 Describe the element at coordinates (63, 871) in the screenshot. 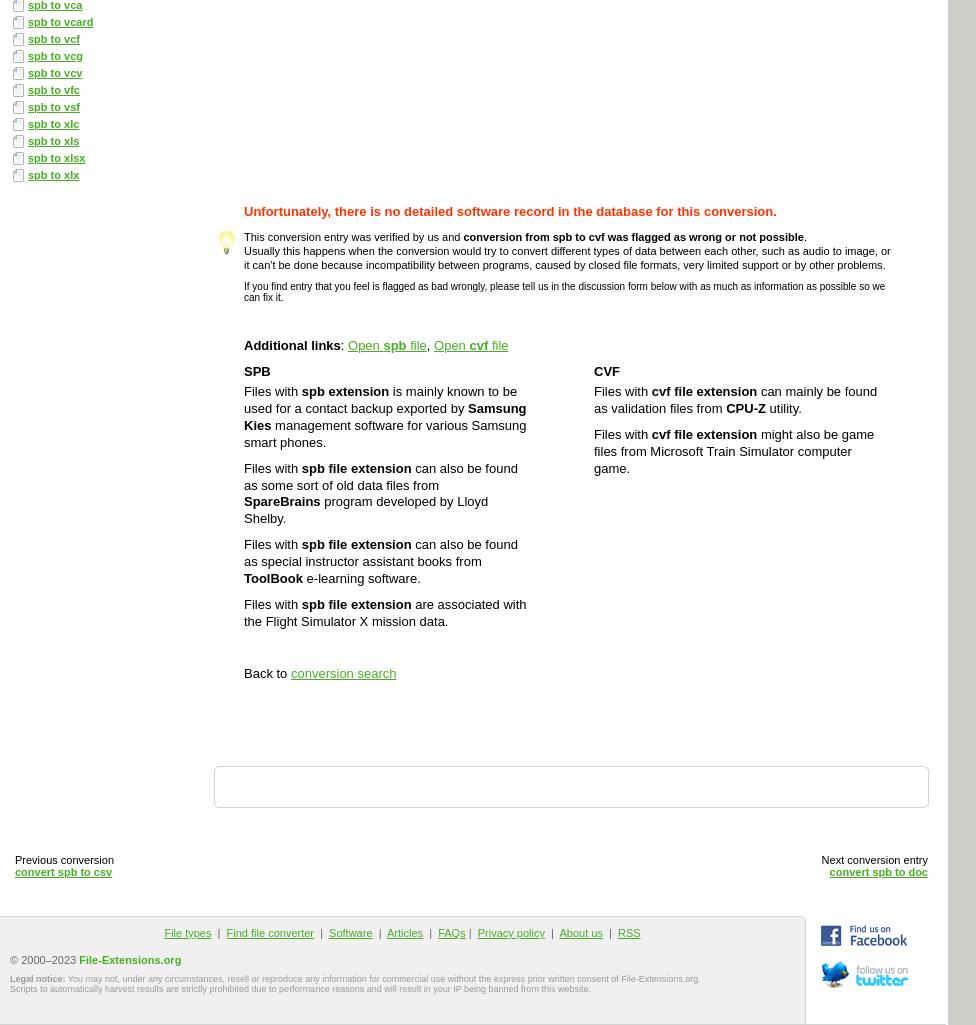

I see `'convert spb to csv'` at that location.